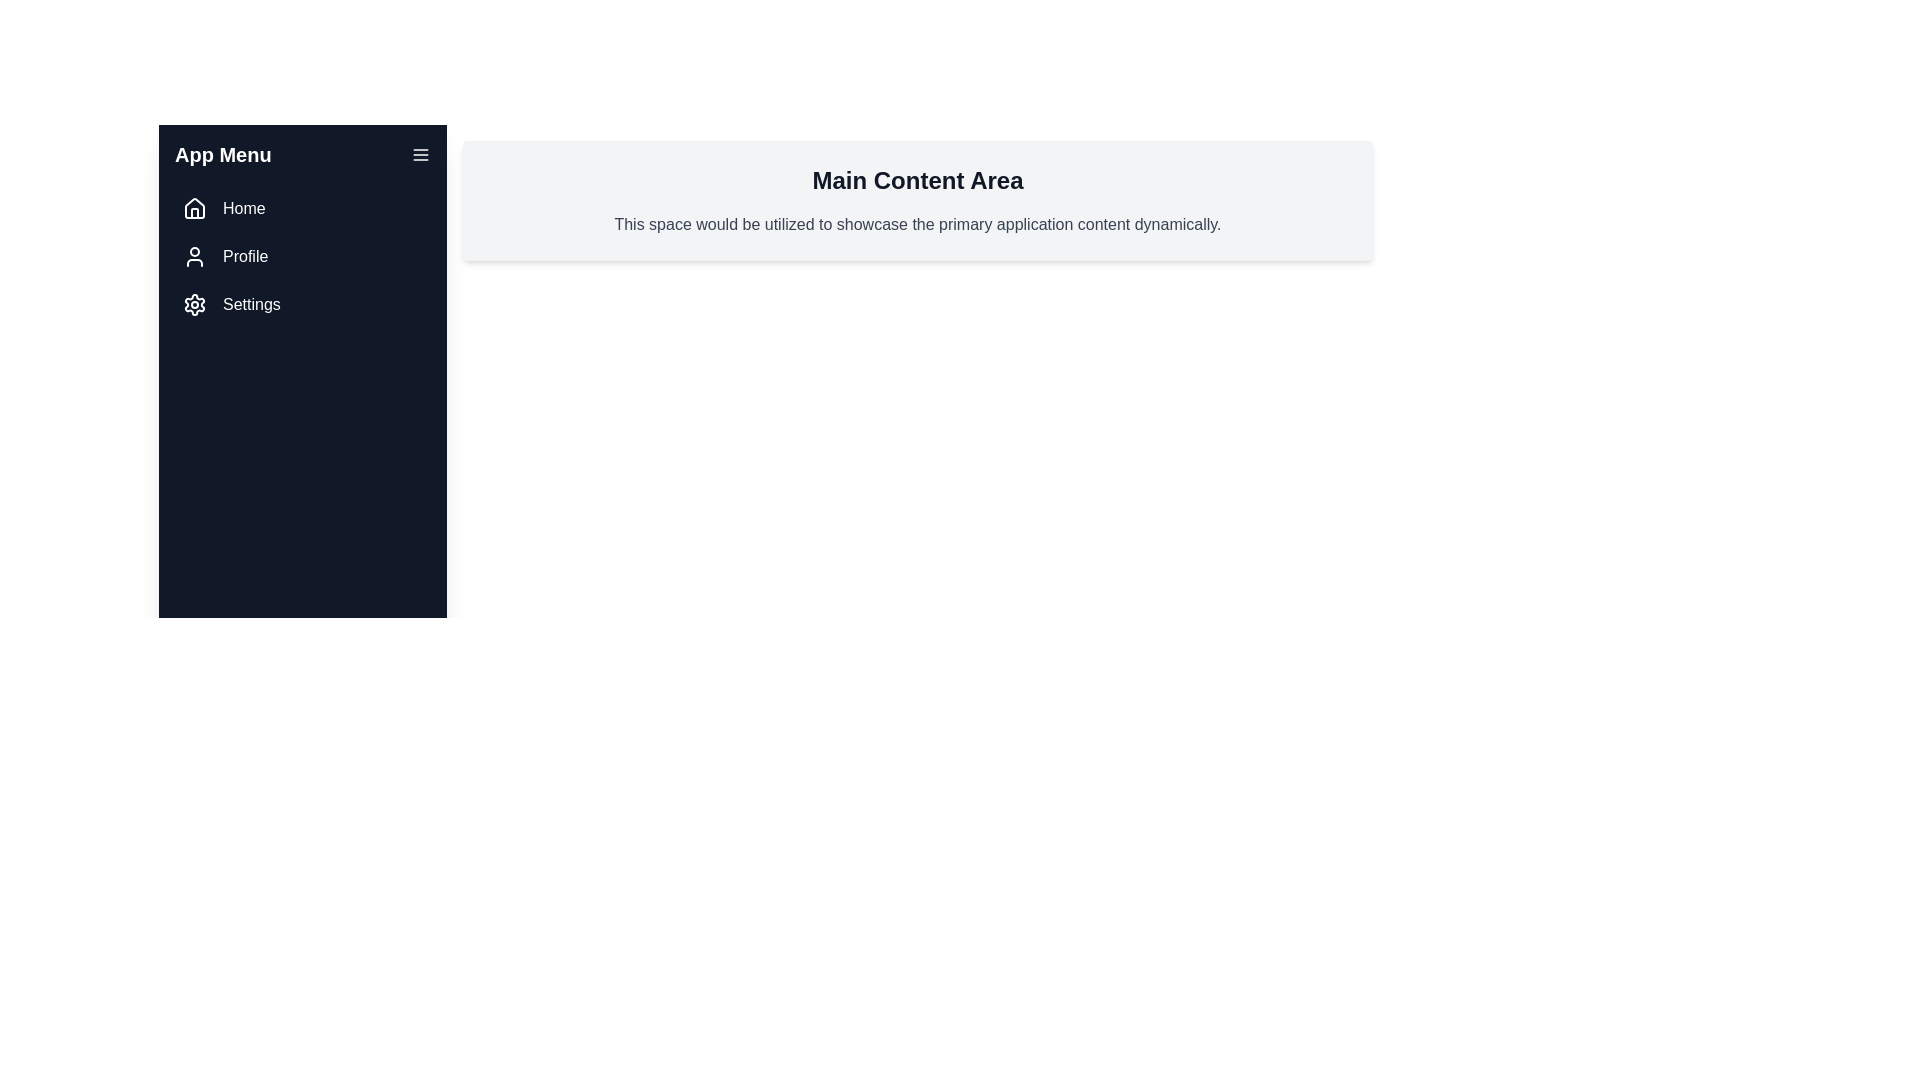 This screenshot has height=1080, width=1920. Describe the element at coordinates (301, 304) in the screenshot. I see `the menu item Settings to navigate to the respective section` at that location.